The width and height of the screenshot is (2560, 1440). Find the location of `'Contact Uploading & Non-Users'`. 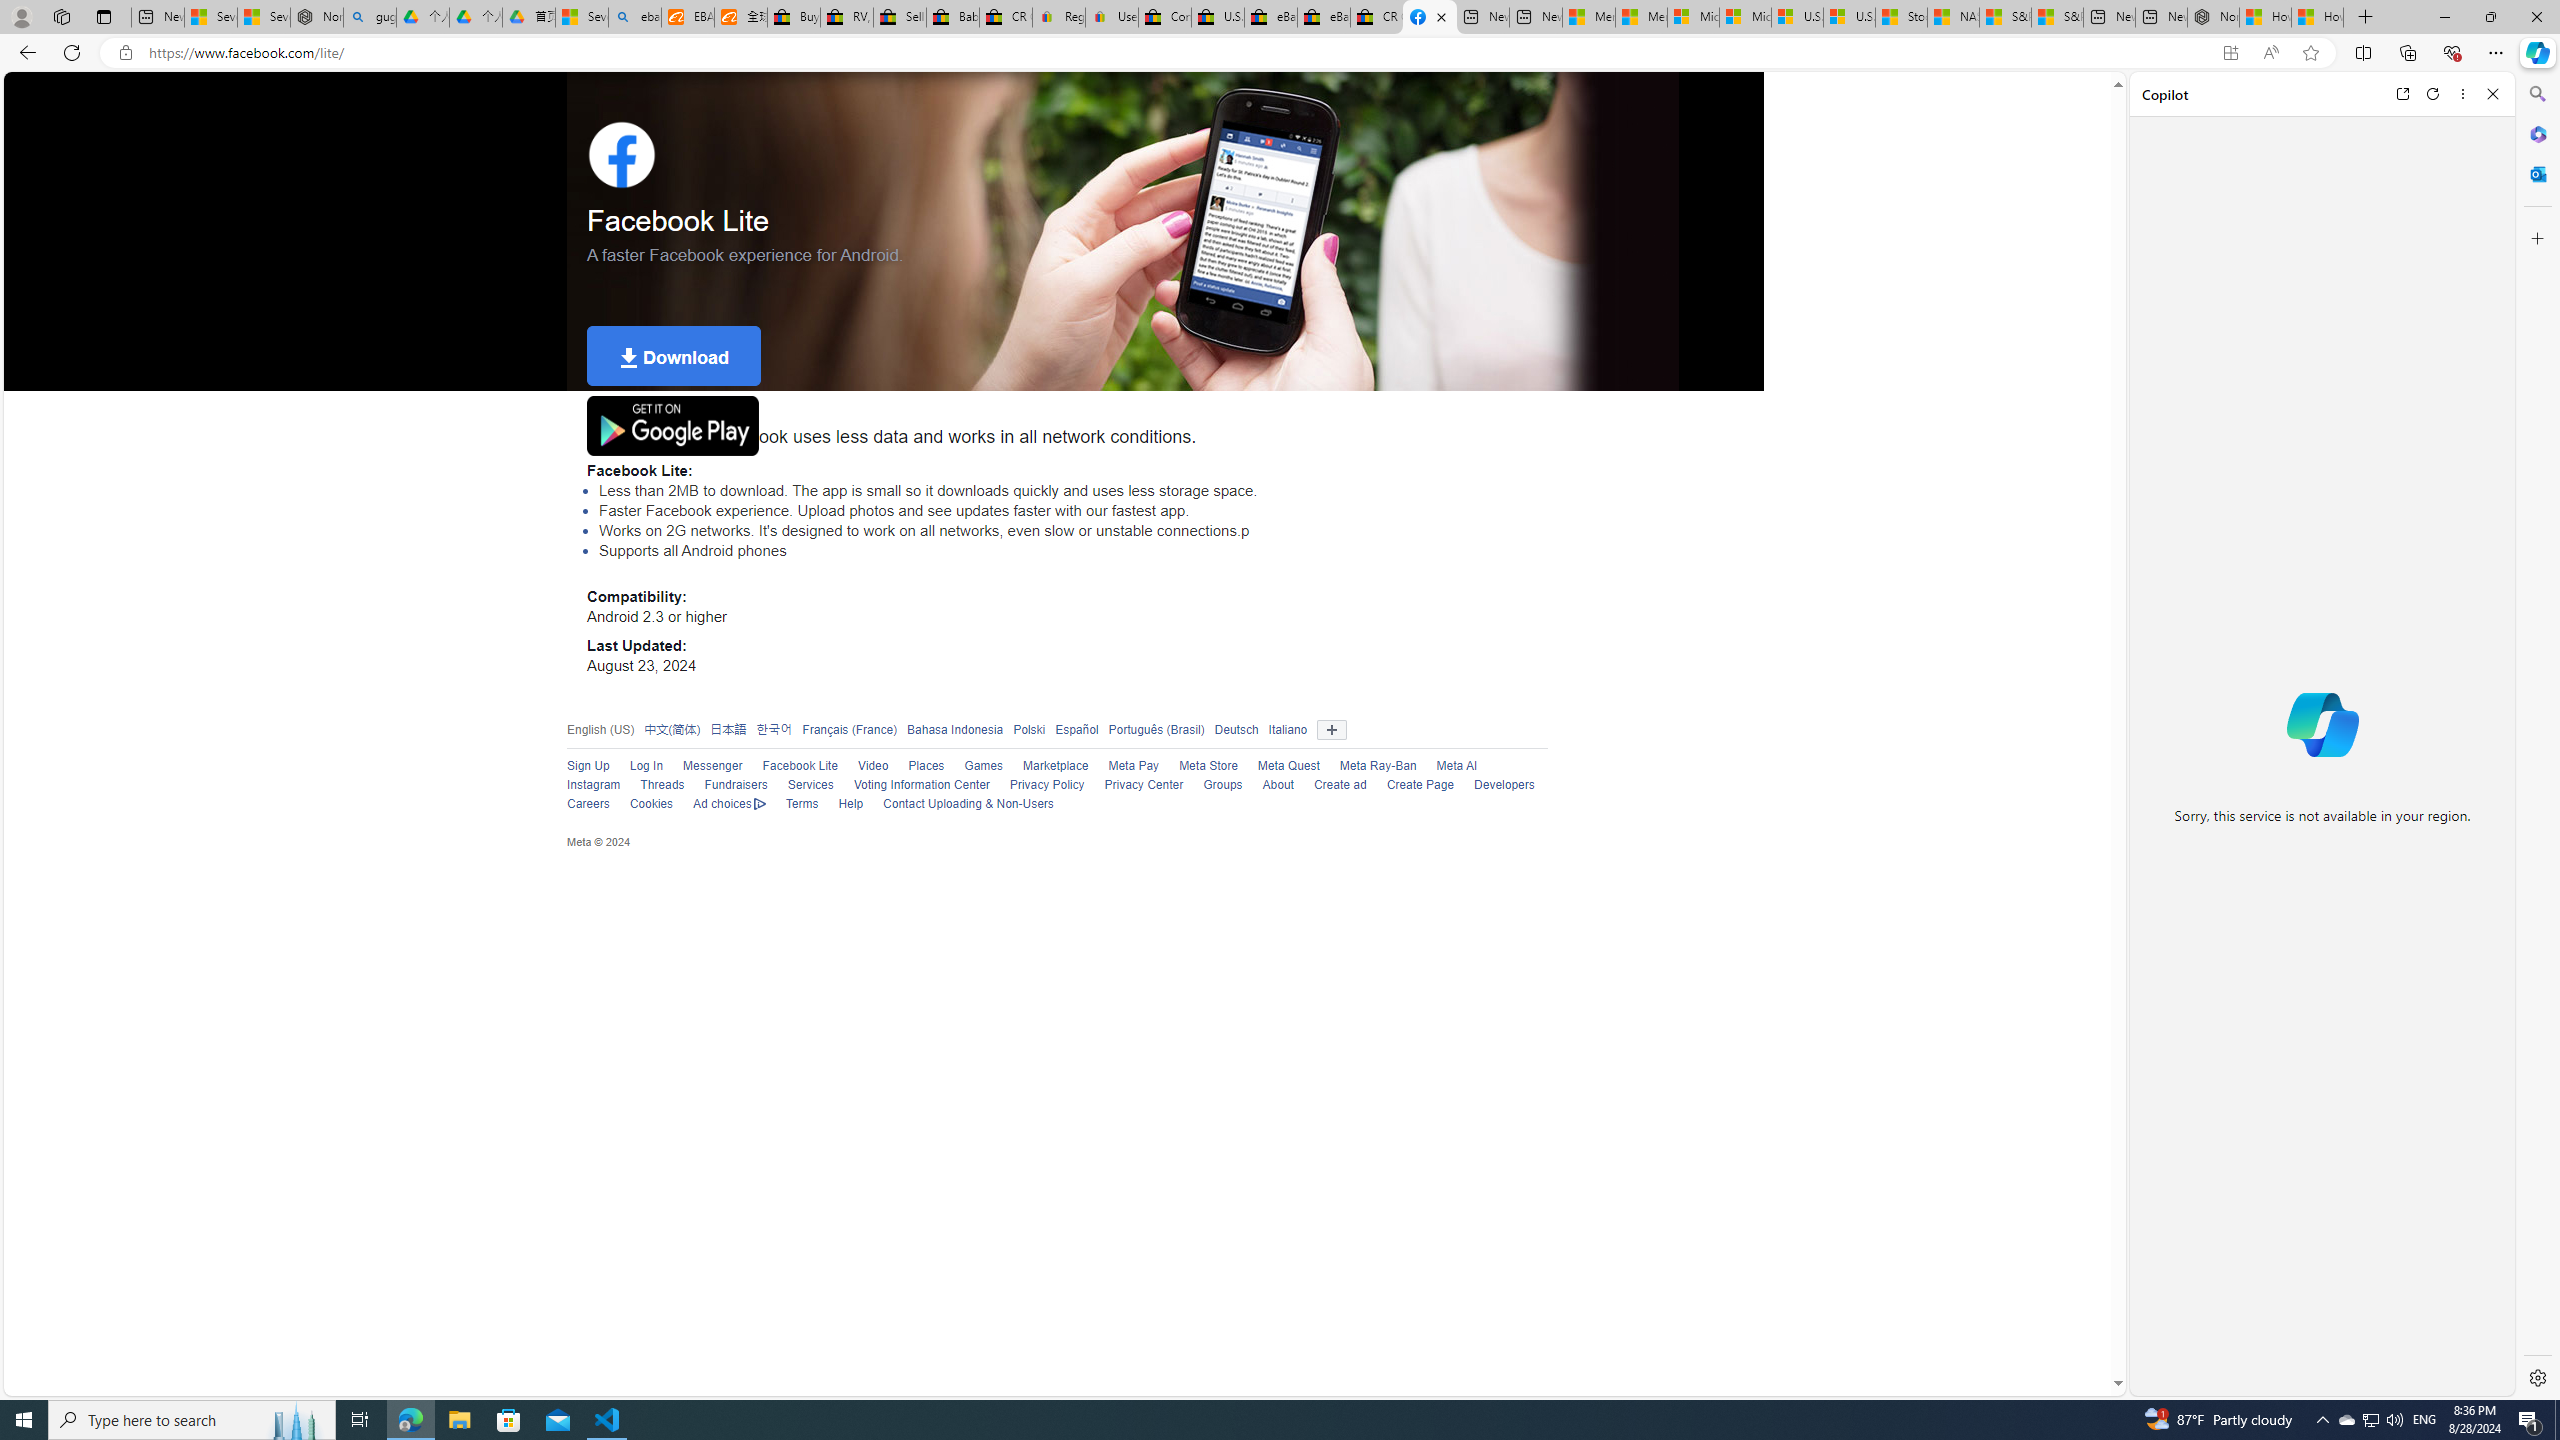

'Contact Uploading & Non-Users' is located at coordinates (967, 804).